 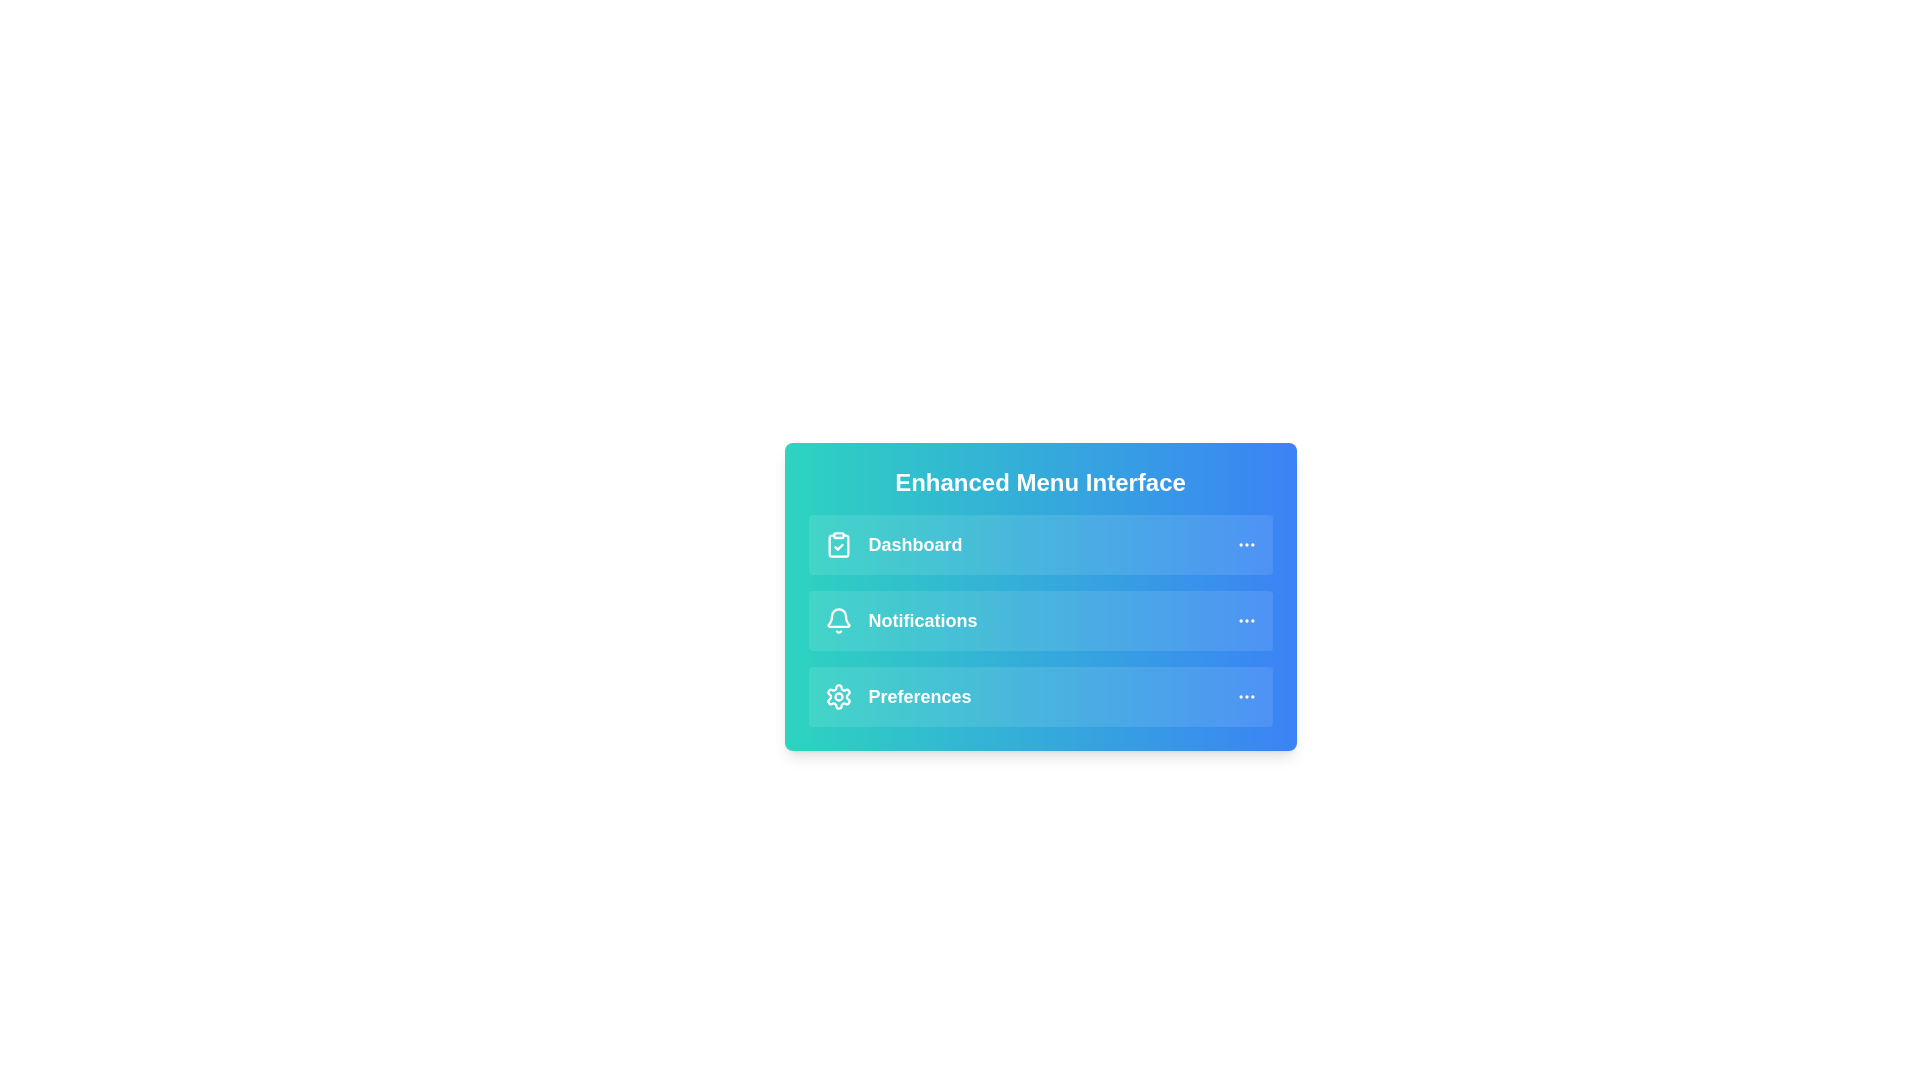 What do you see at coordinates (838, 544) in the screenshot?
I see `the 'Dashboard' icon located on the topmost row of the Enhanced Menu Interface` at bounding box center [838, 544].